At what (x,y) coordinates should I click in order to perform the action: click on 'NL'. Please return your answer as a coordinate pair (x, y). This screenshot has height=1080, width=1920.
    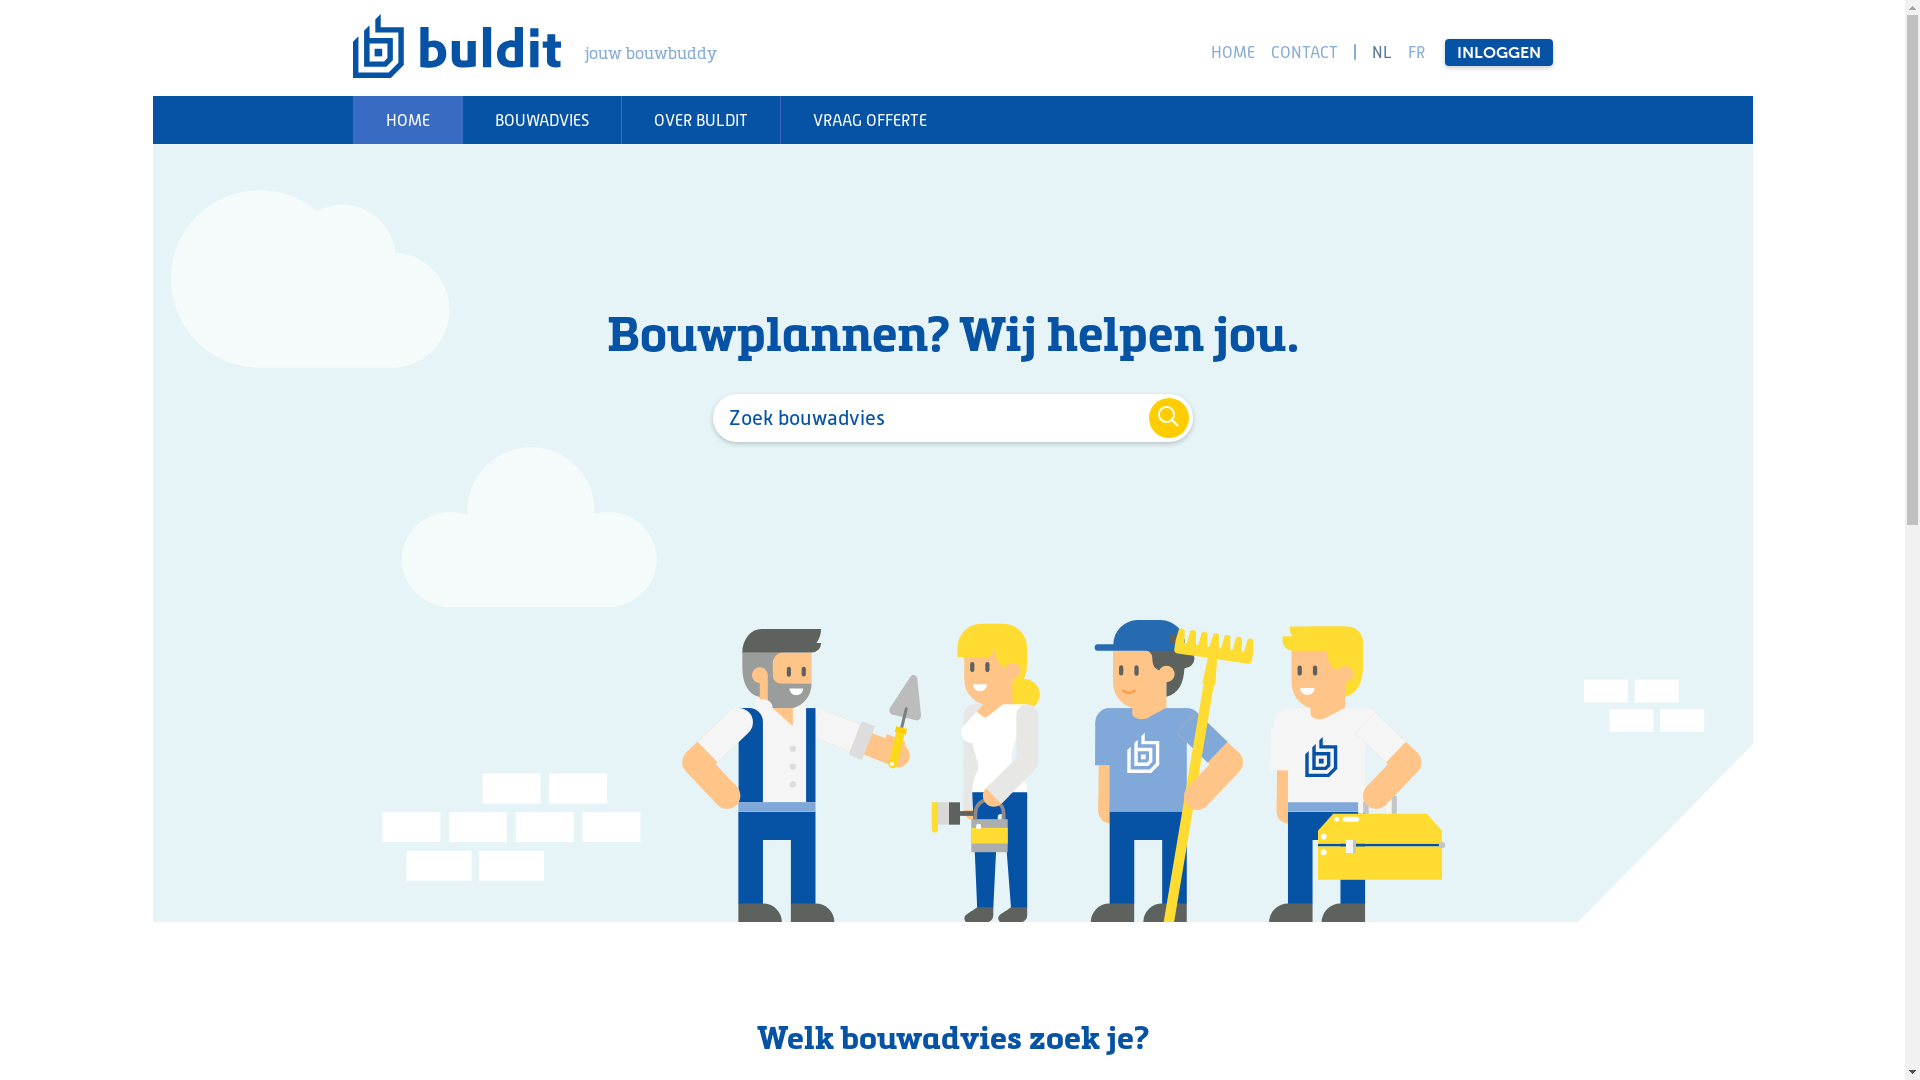
    Looking at the image, I should click on (1381, 50).